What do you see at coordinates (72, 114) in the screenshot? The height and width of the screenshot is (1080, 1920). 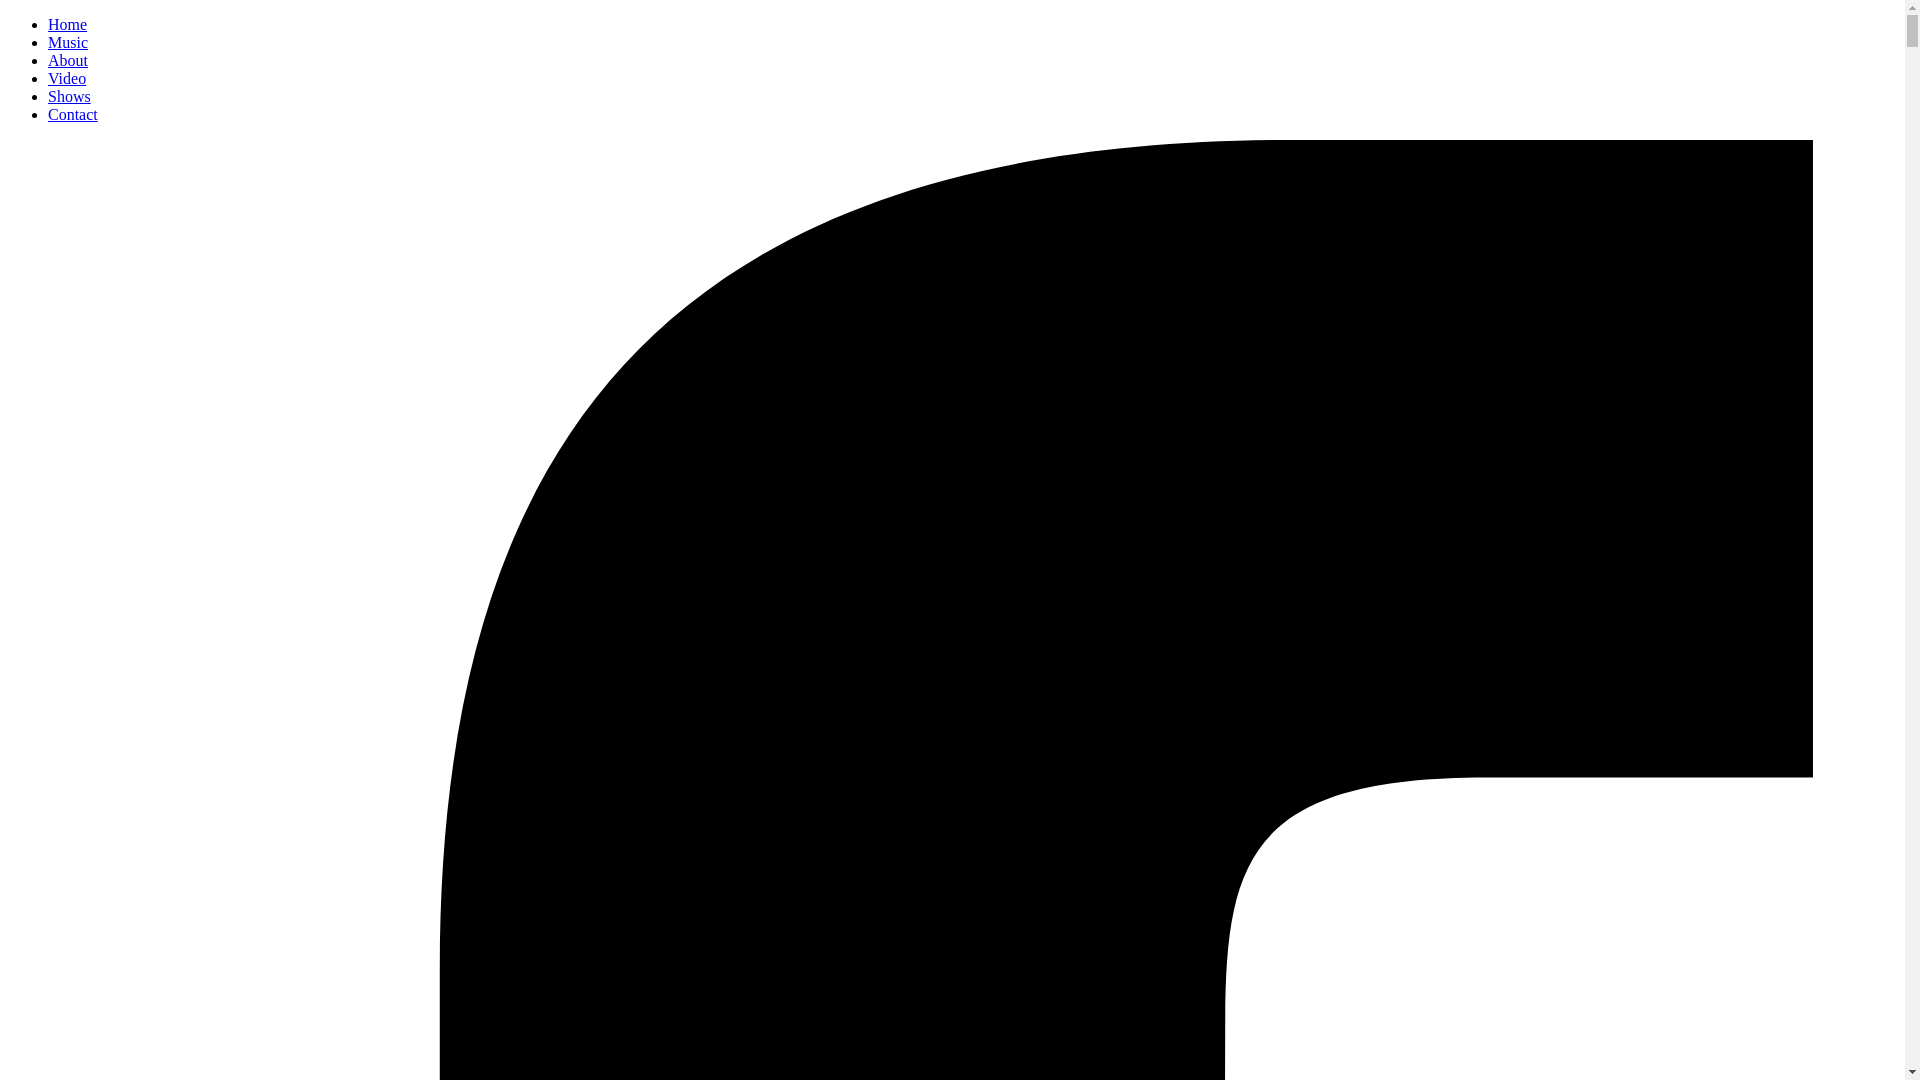 I see `'Contact'` at bounding box center [72, 114].